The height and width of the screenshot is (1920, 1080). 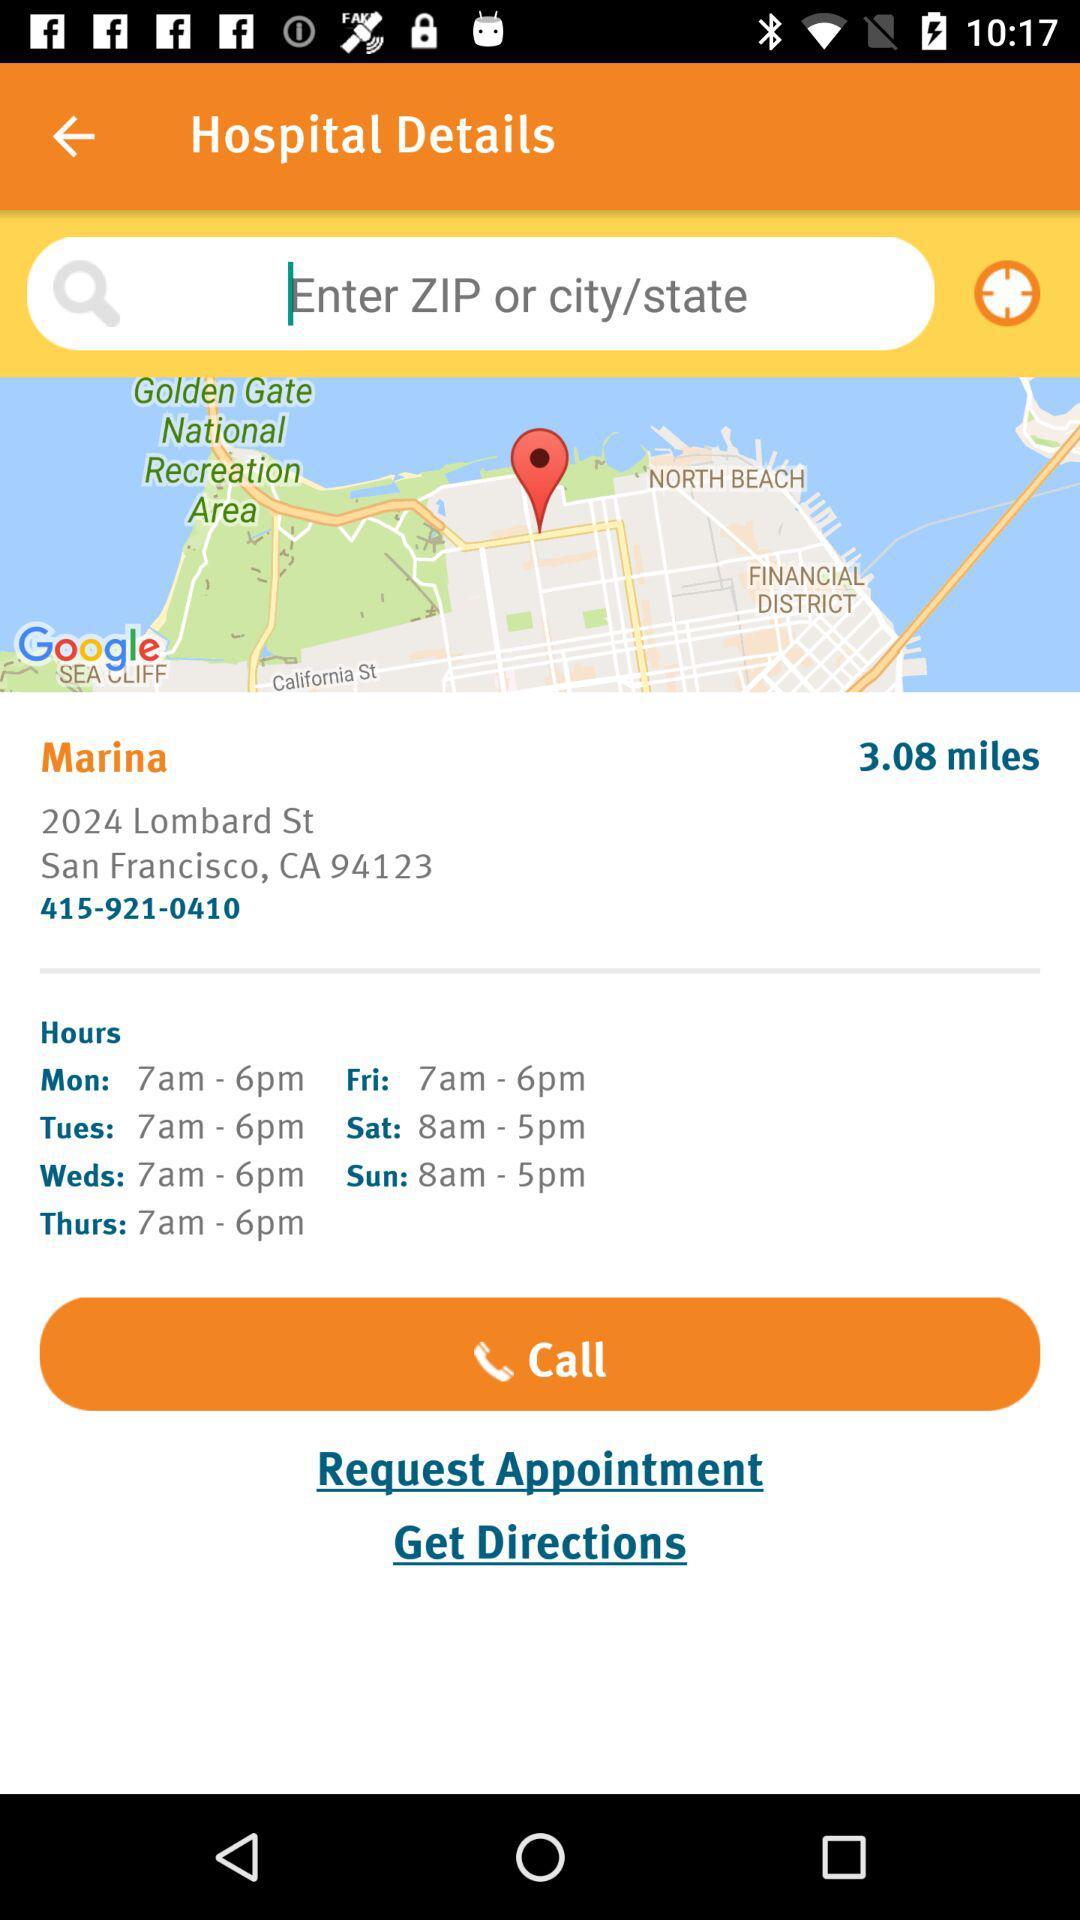 I want to click on zip code, so click(x=480, y=292).